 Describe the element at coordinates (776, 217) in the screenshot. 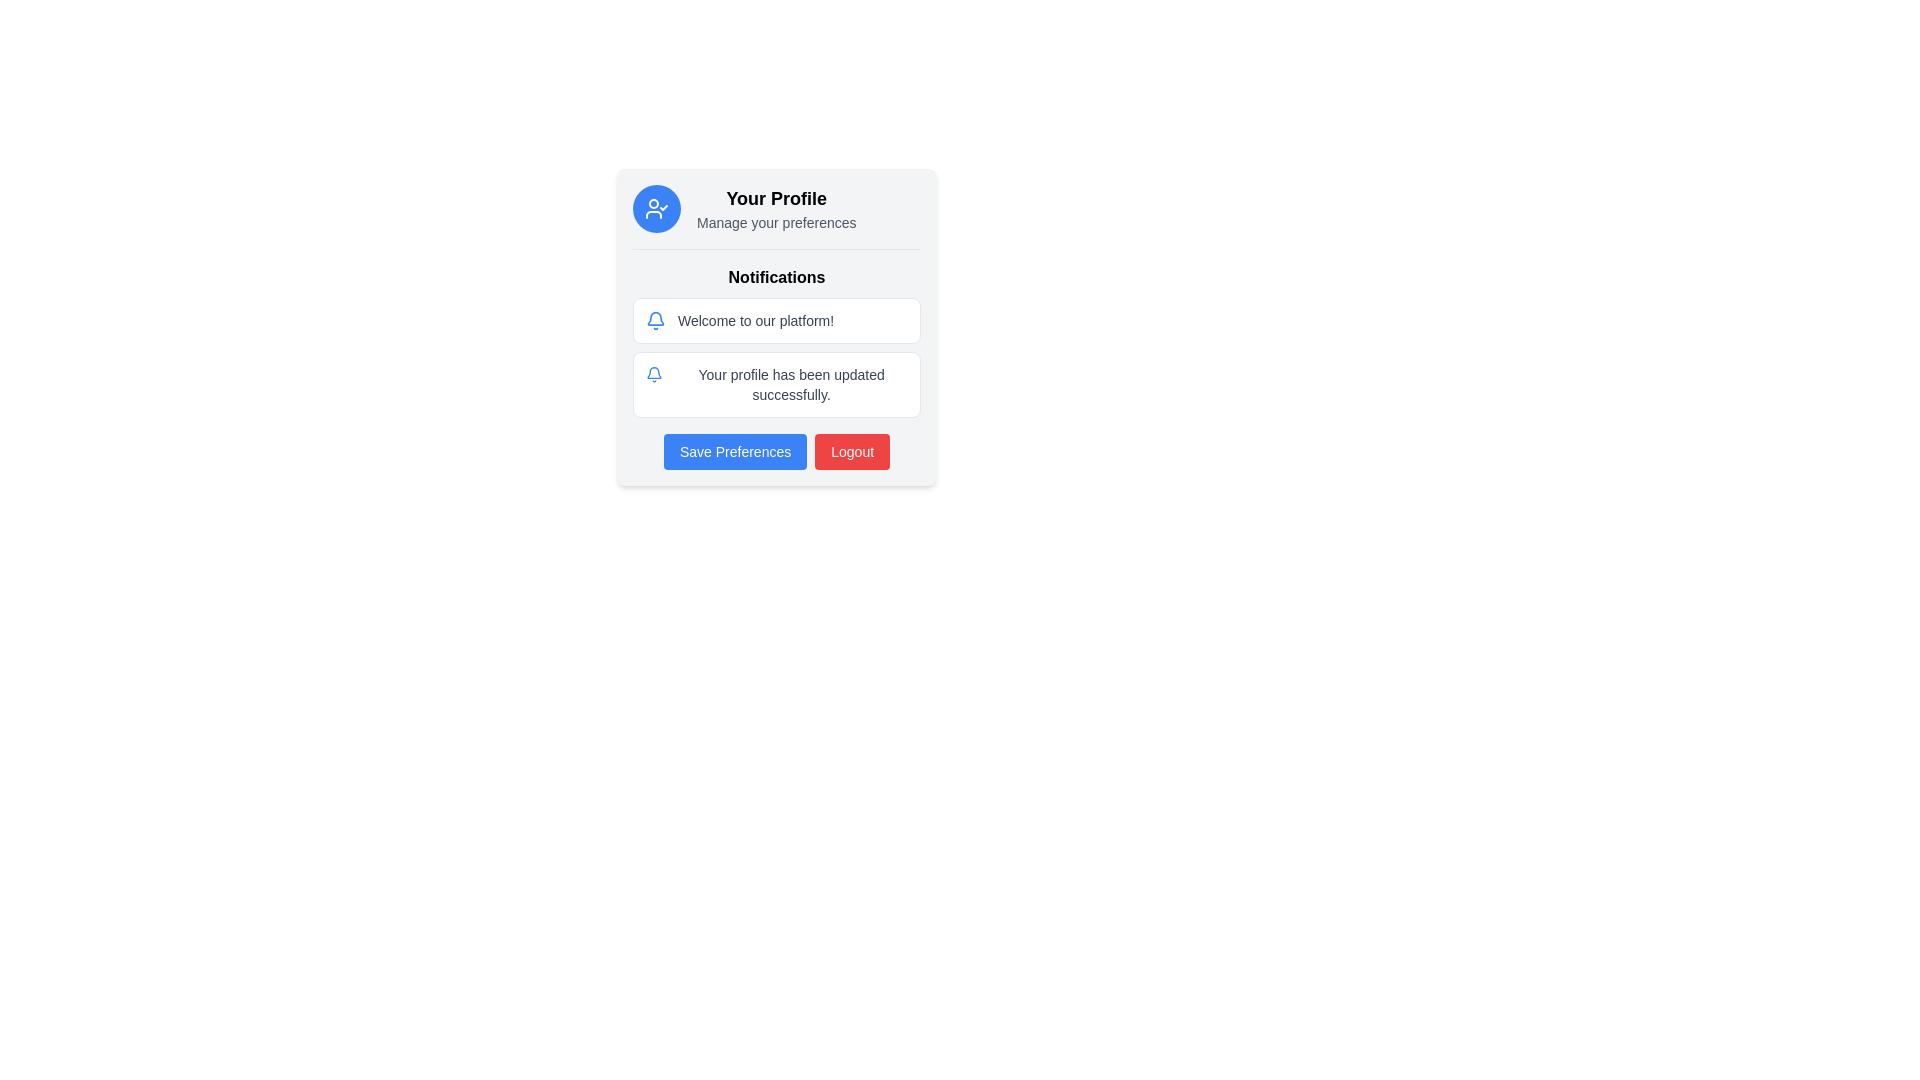

I see `the Header section that displays the profile section's title and brief description, located at the top of a card-like panel with a light gray background` at that location.